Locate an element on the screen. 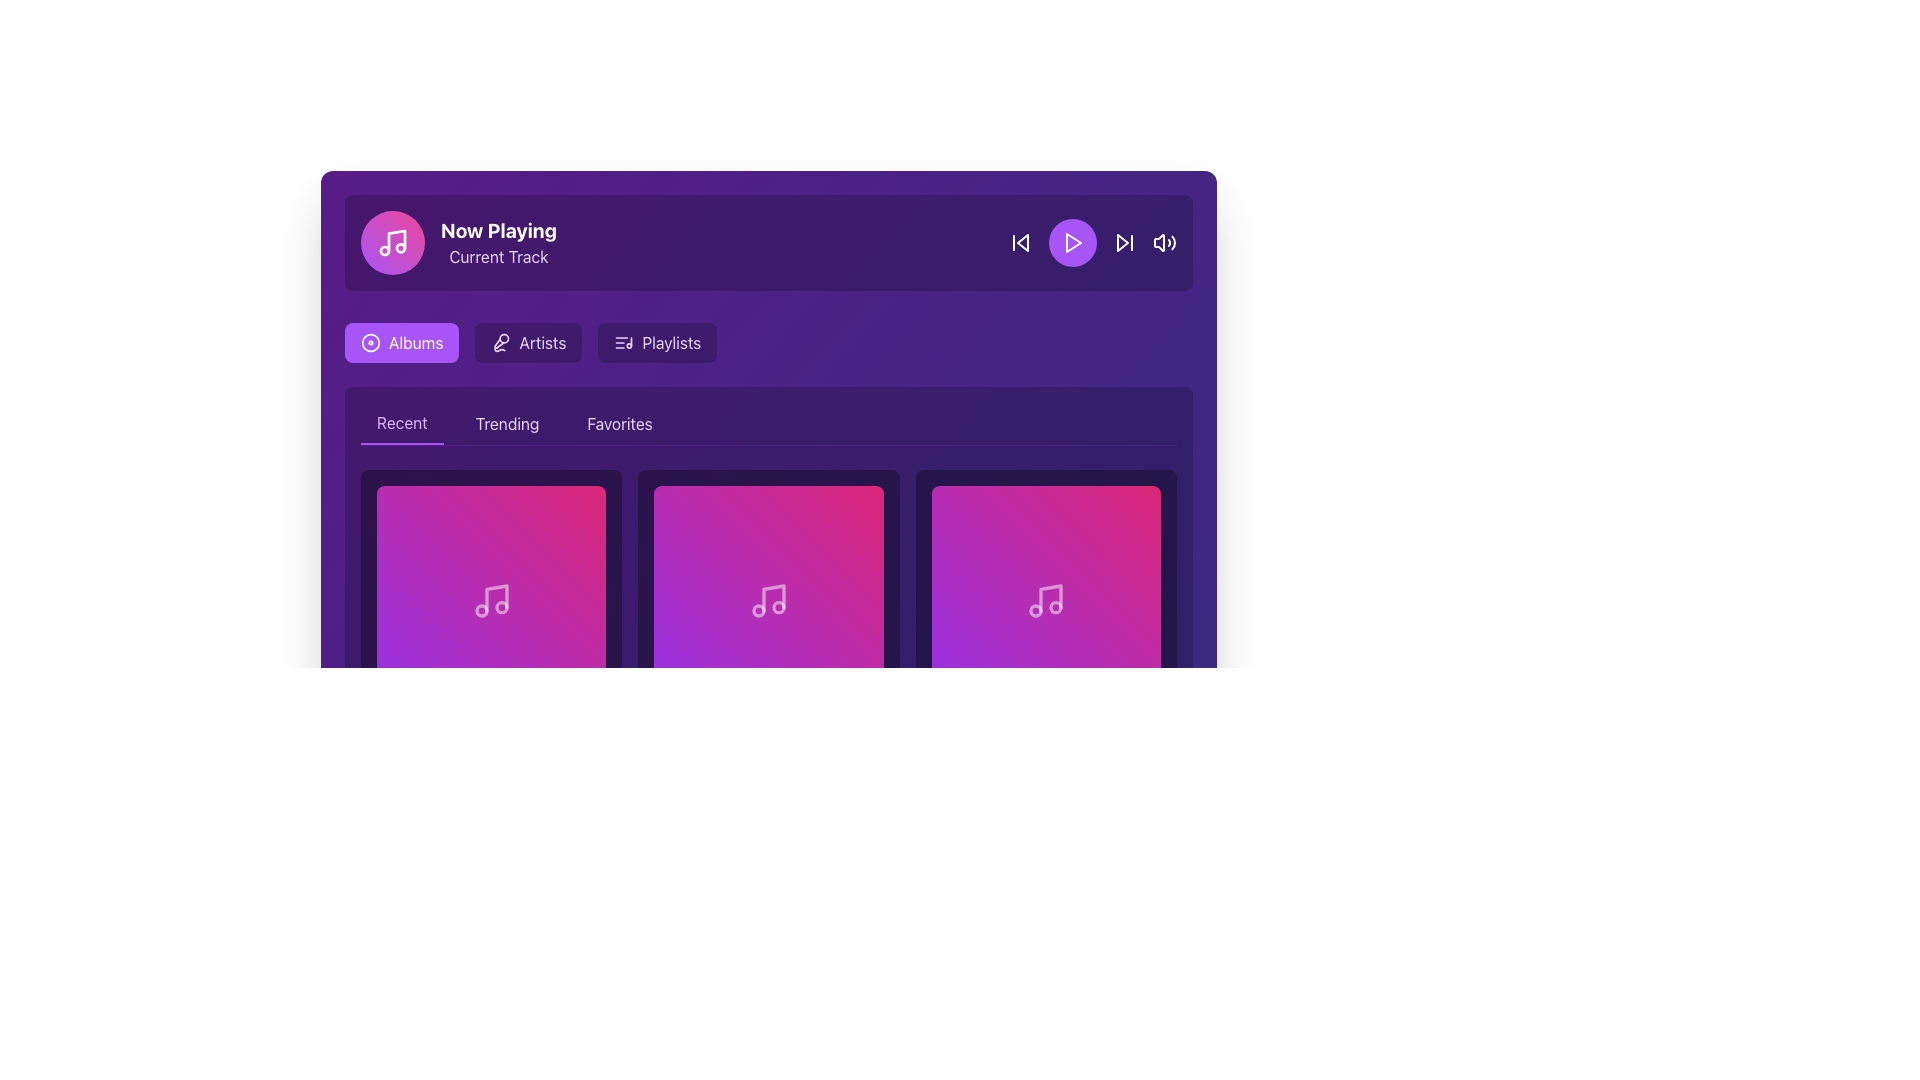 The image size is (1920, 1080). the play control button, which is the third item from the left in the media interface, situated between the rewind and fast-forward buttons is located at coordinates (1072, 242).